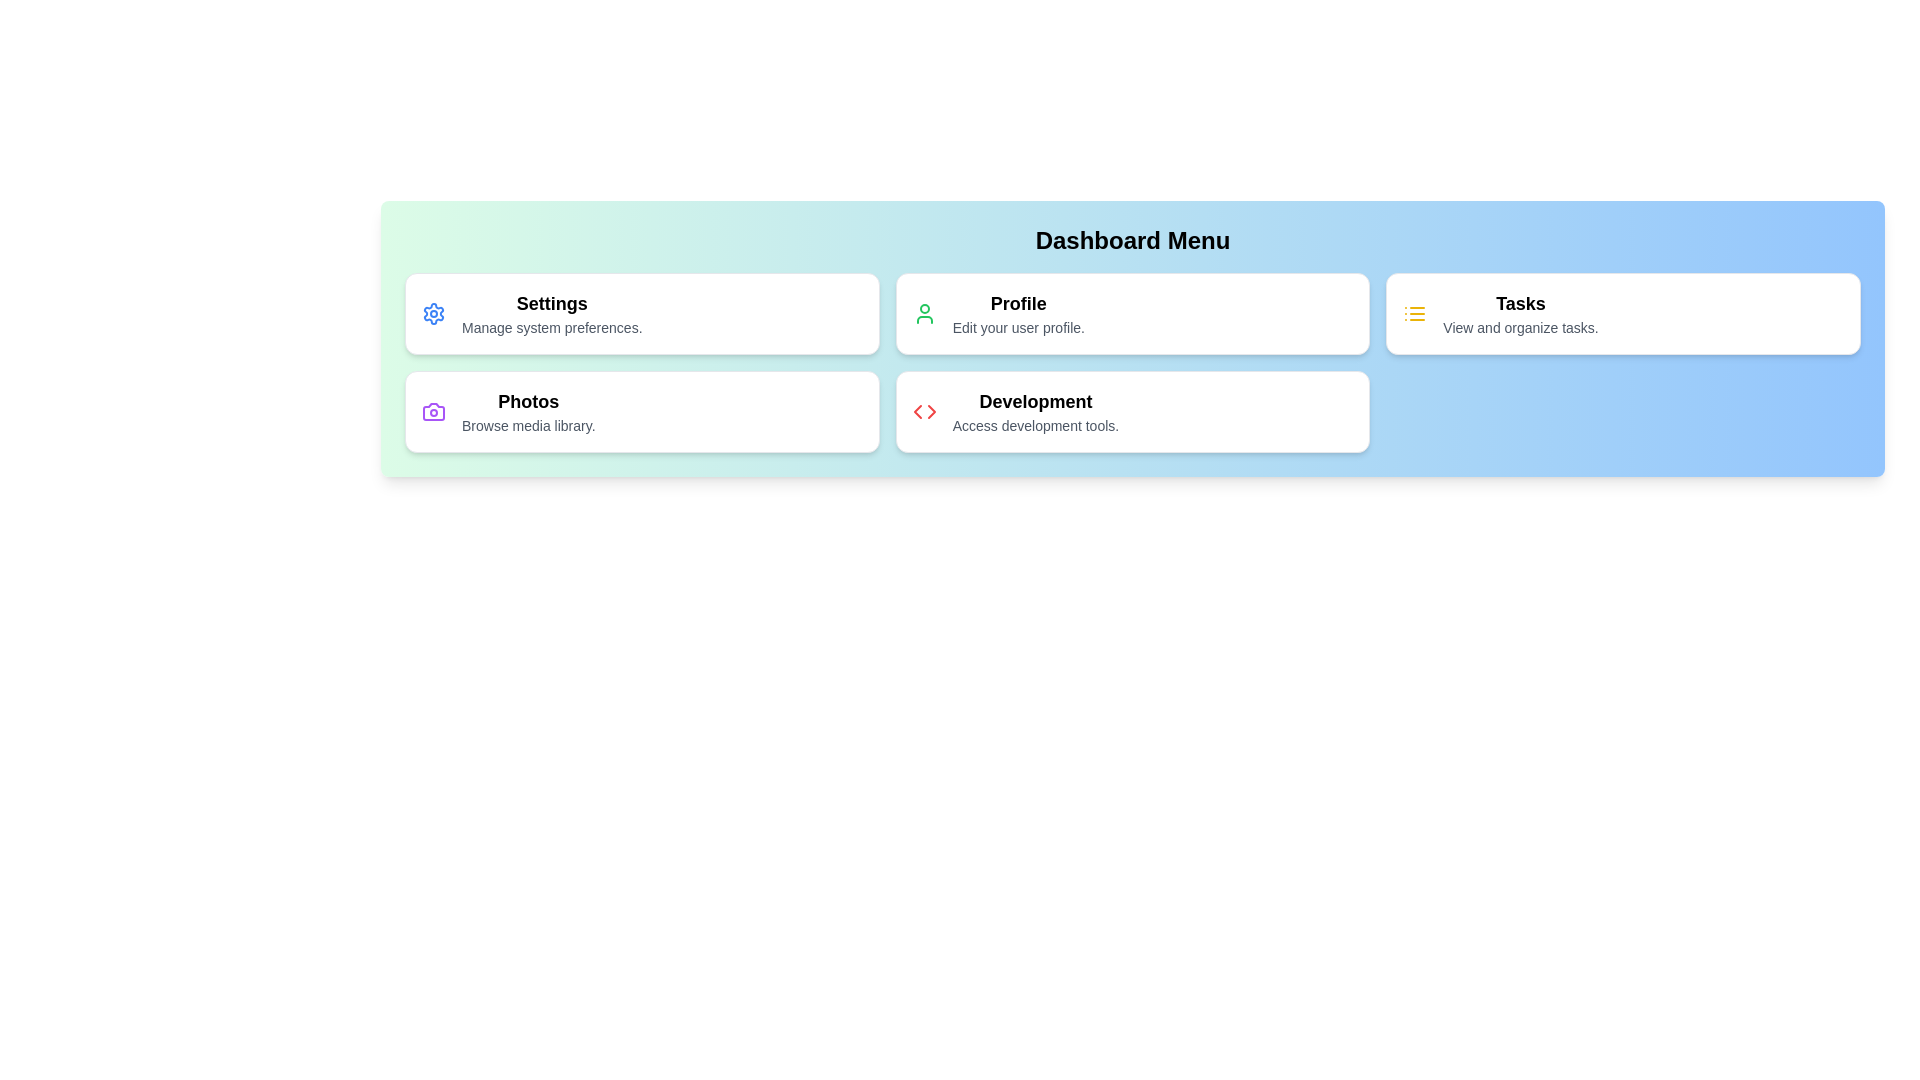  Describe the element at coordinates (1132, 313) in the screenshot. I see `the menu item labeled Profile to navigate to its associated functionality` at that location.